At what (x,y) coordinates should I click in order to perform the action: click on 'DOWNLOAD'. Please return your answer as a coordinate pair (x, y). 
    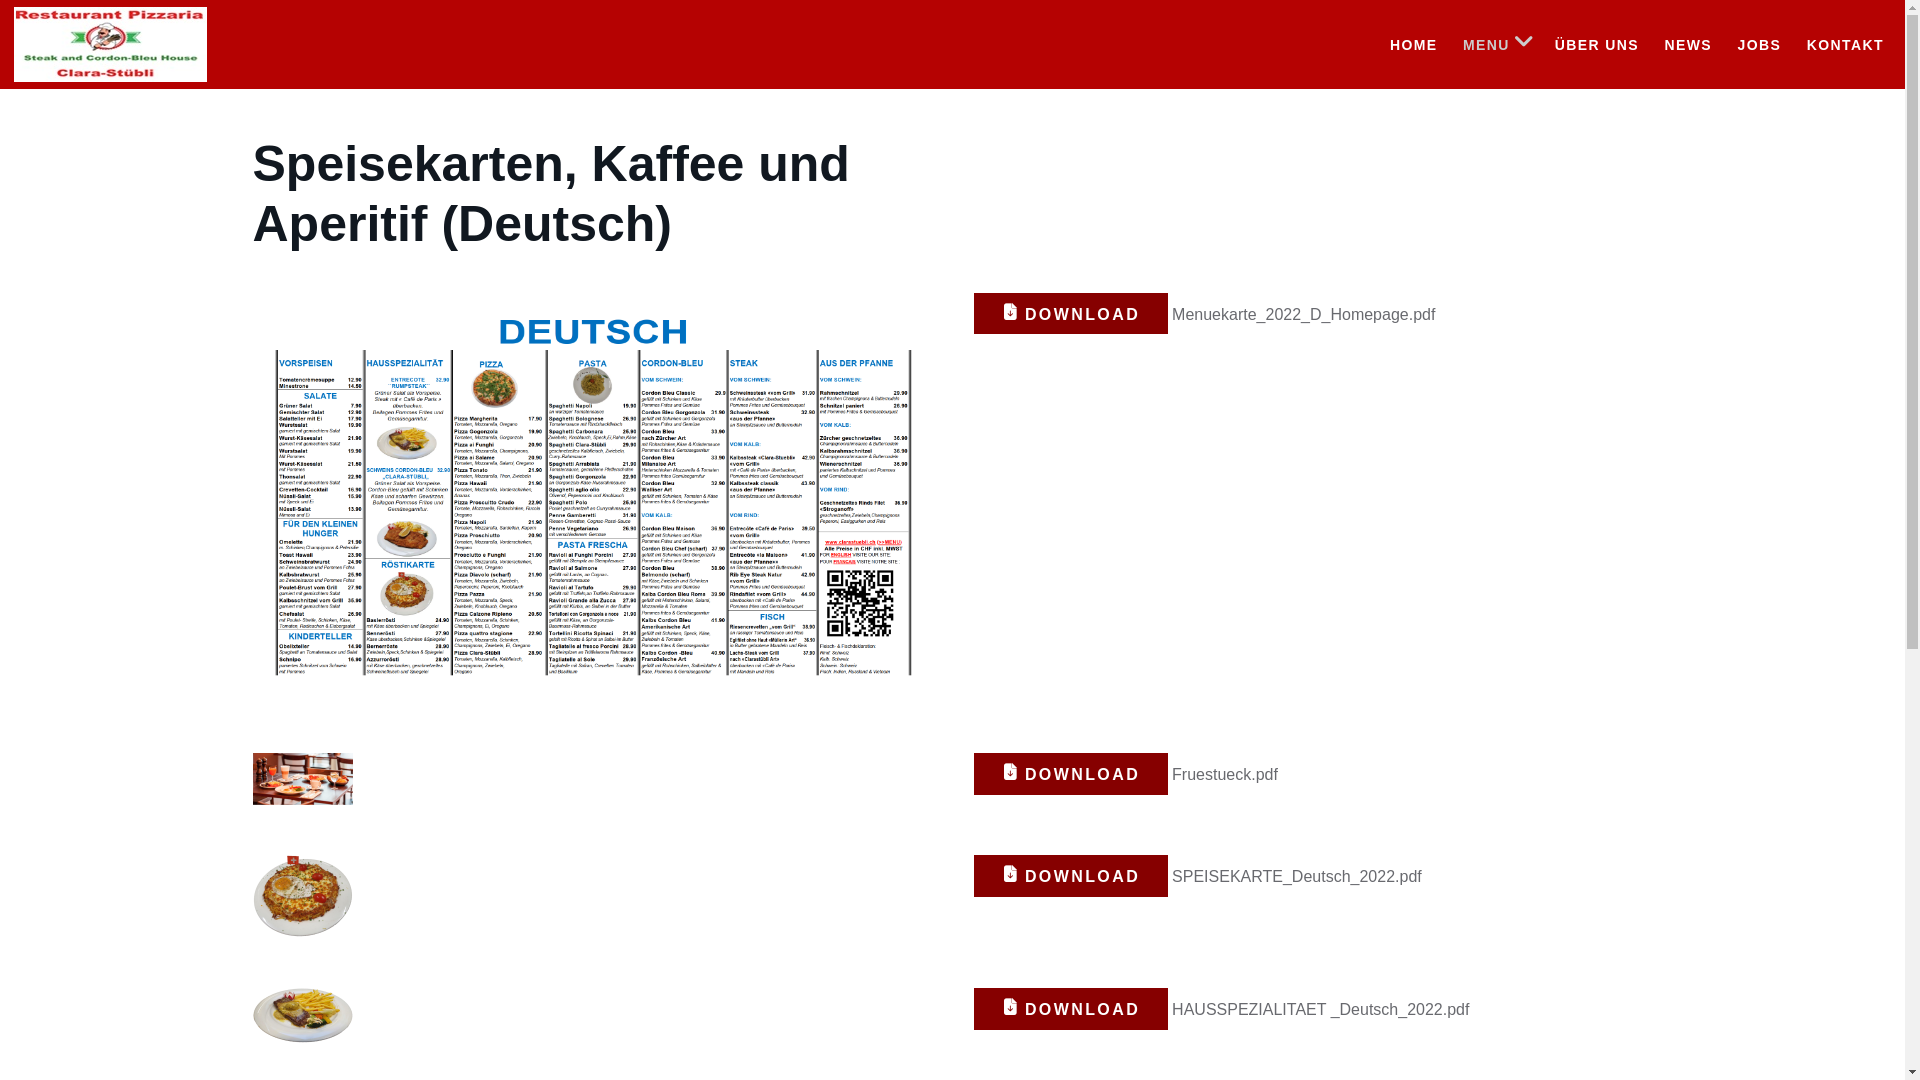
    Looking at the image, I should click on (1070, 1008).